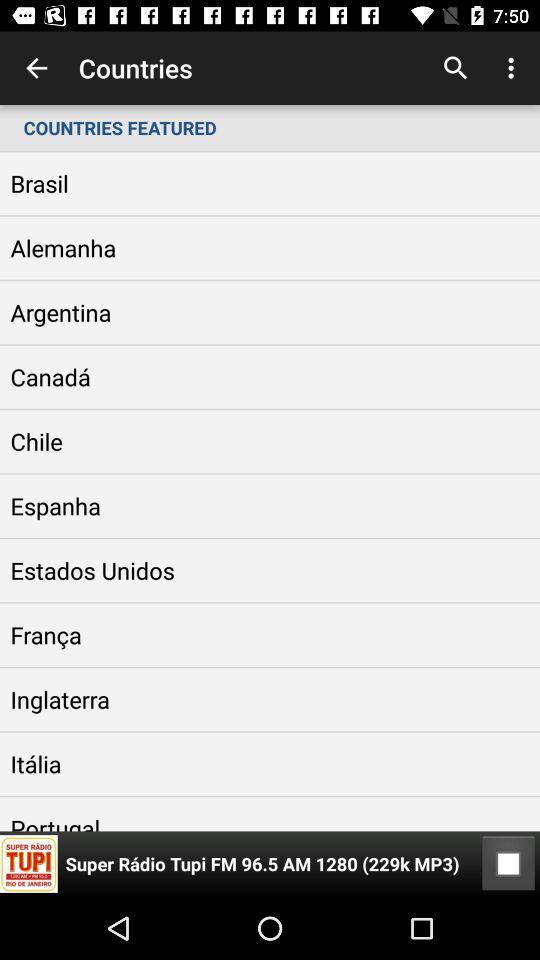  I want to click on app to the left of the countries app, so click(36, 68).